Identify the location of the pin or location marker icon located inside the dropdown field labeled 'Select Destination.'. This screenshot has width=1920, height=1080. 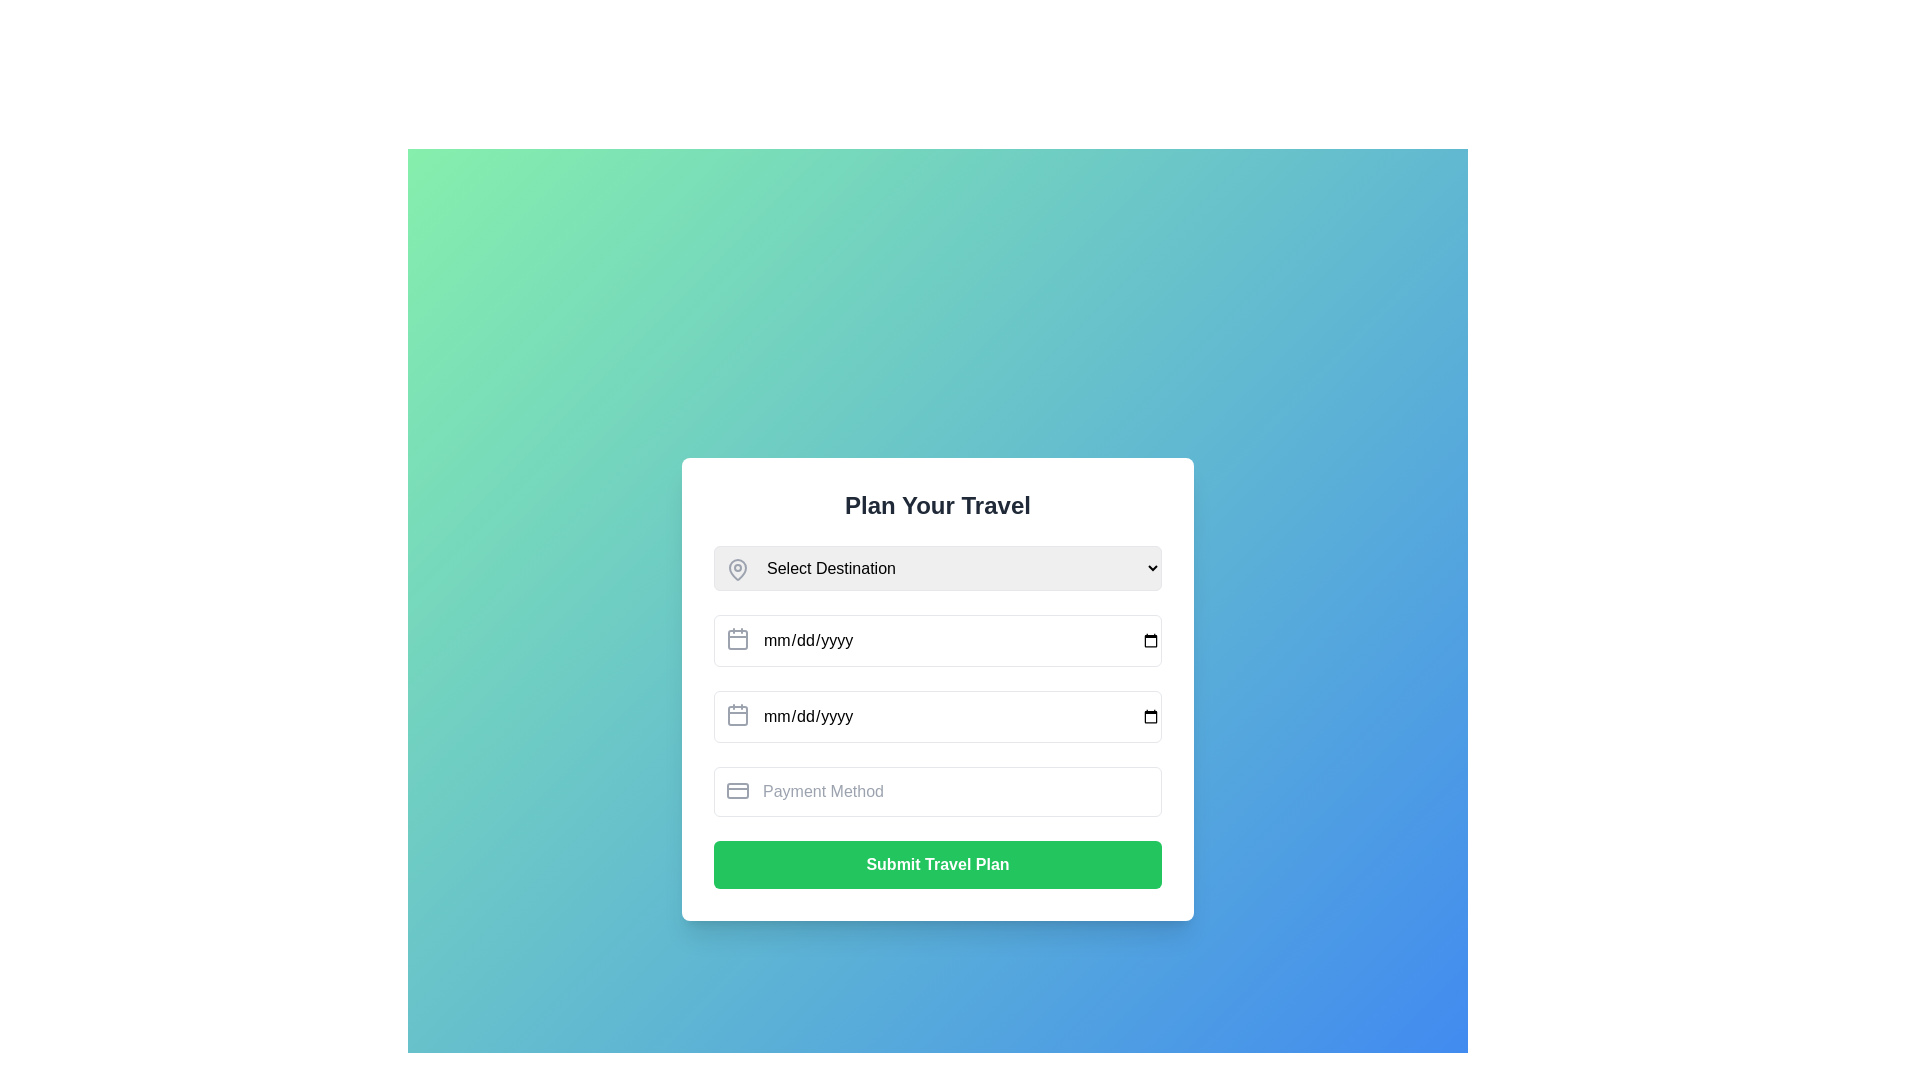
(737, 569).